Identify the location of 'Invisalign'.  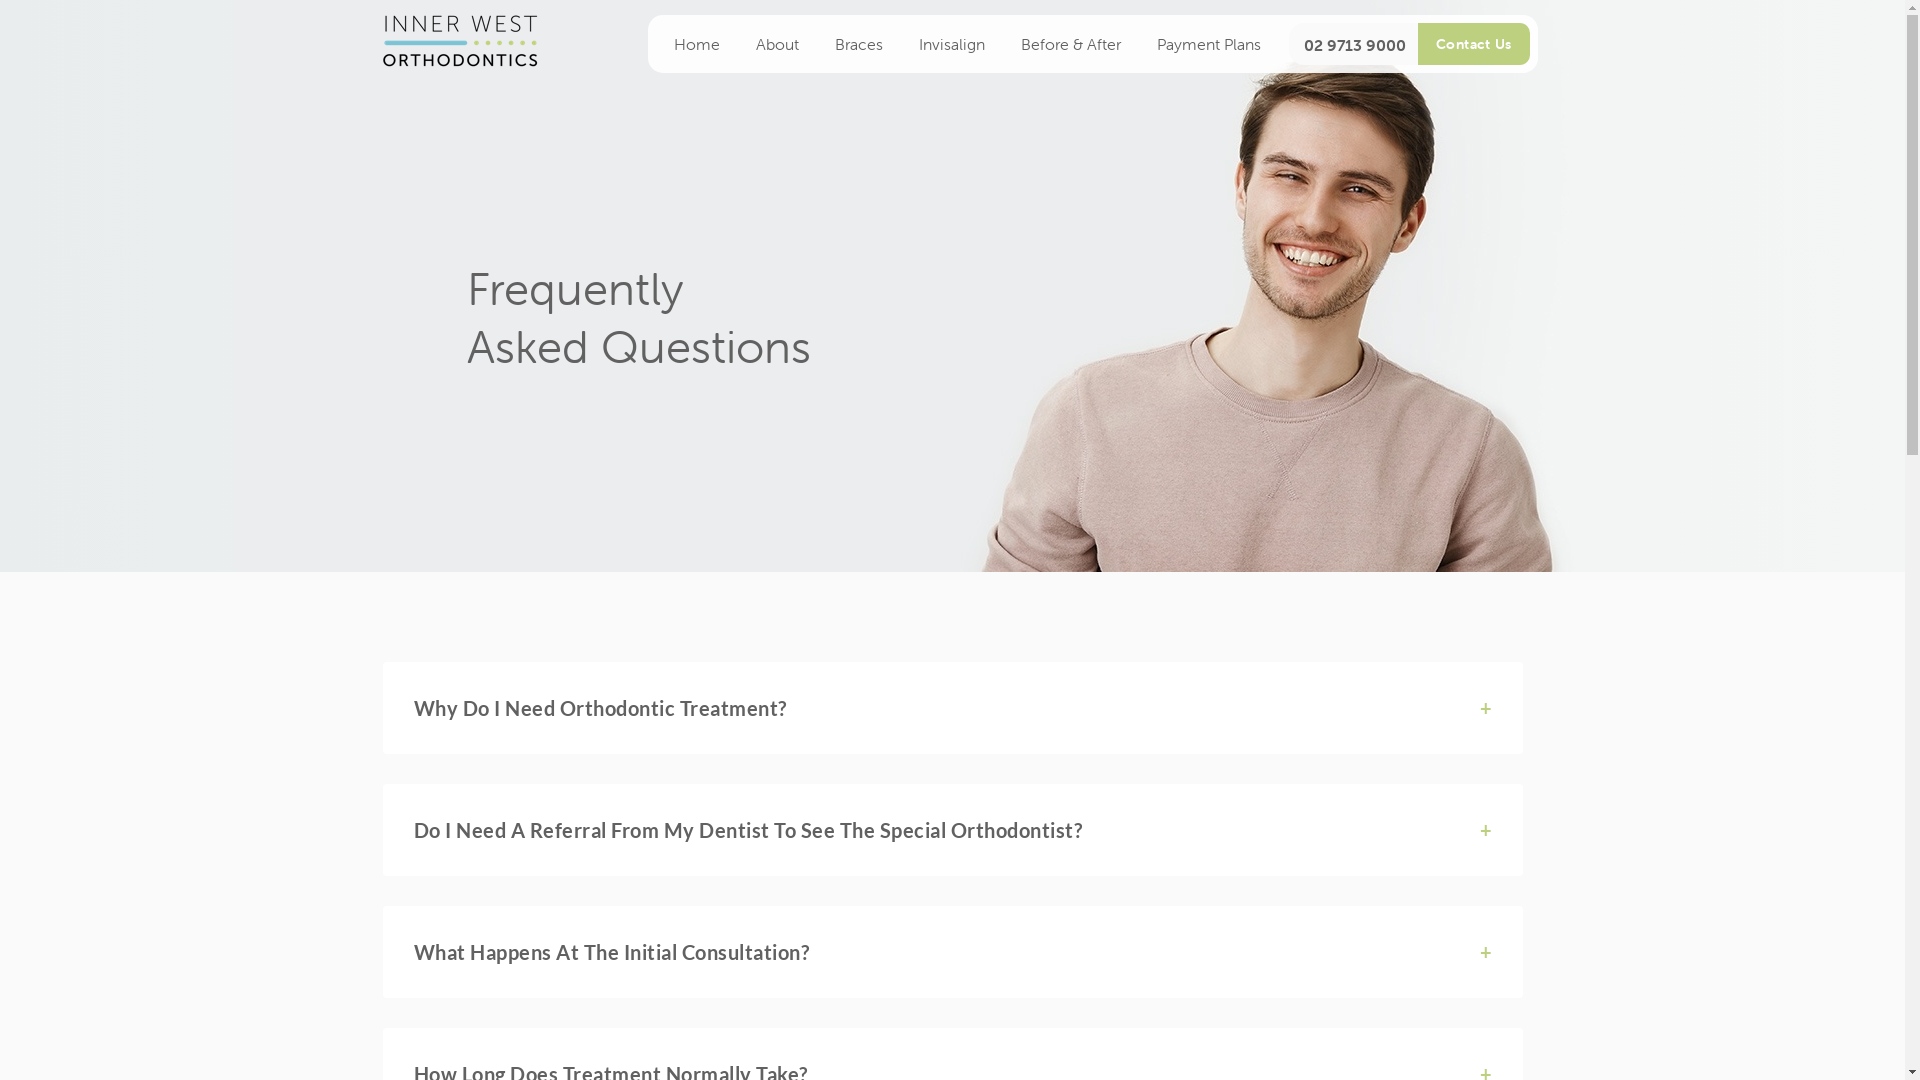
(949, 43).